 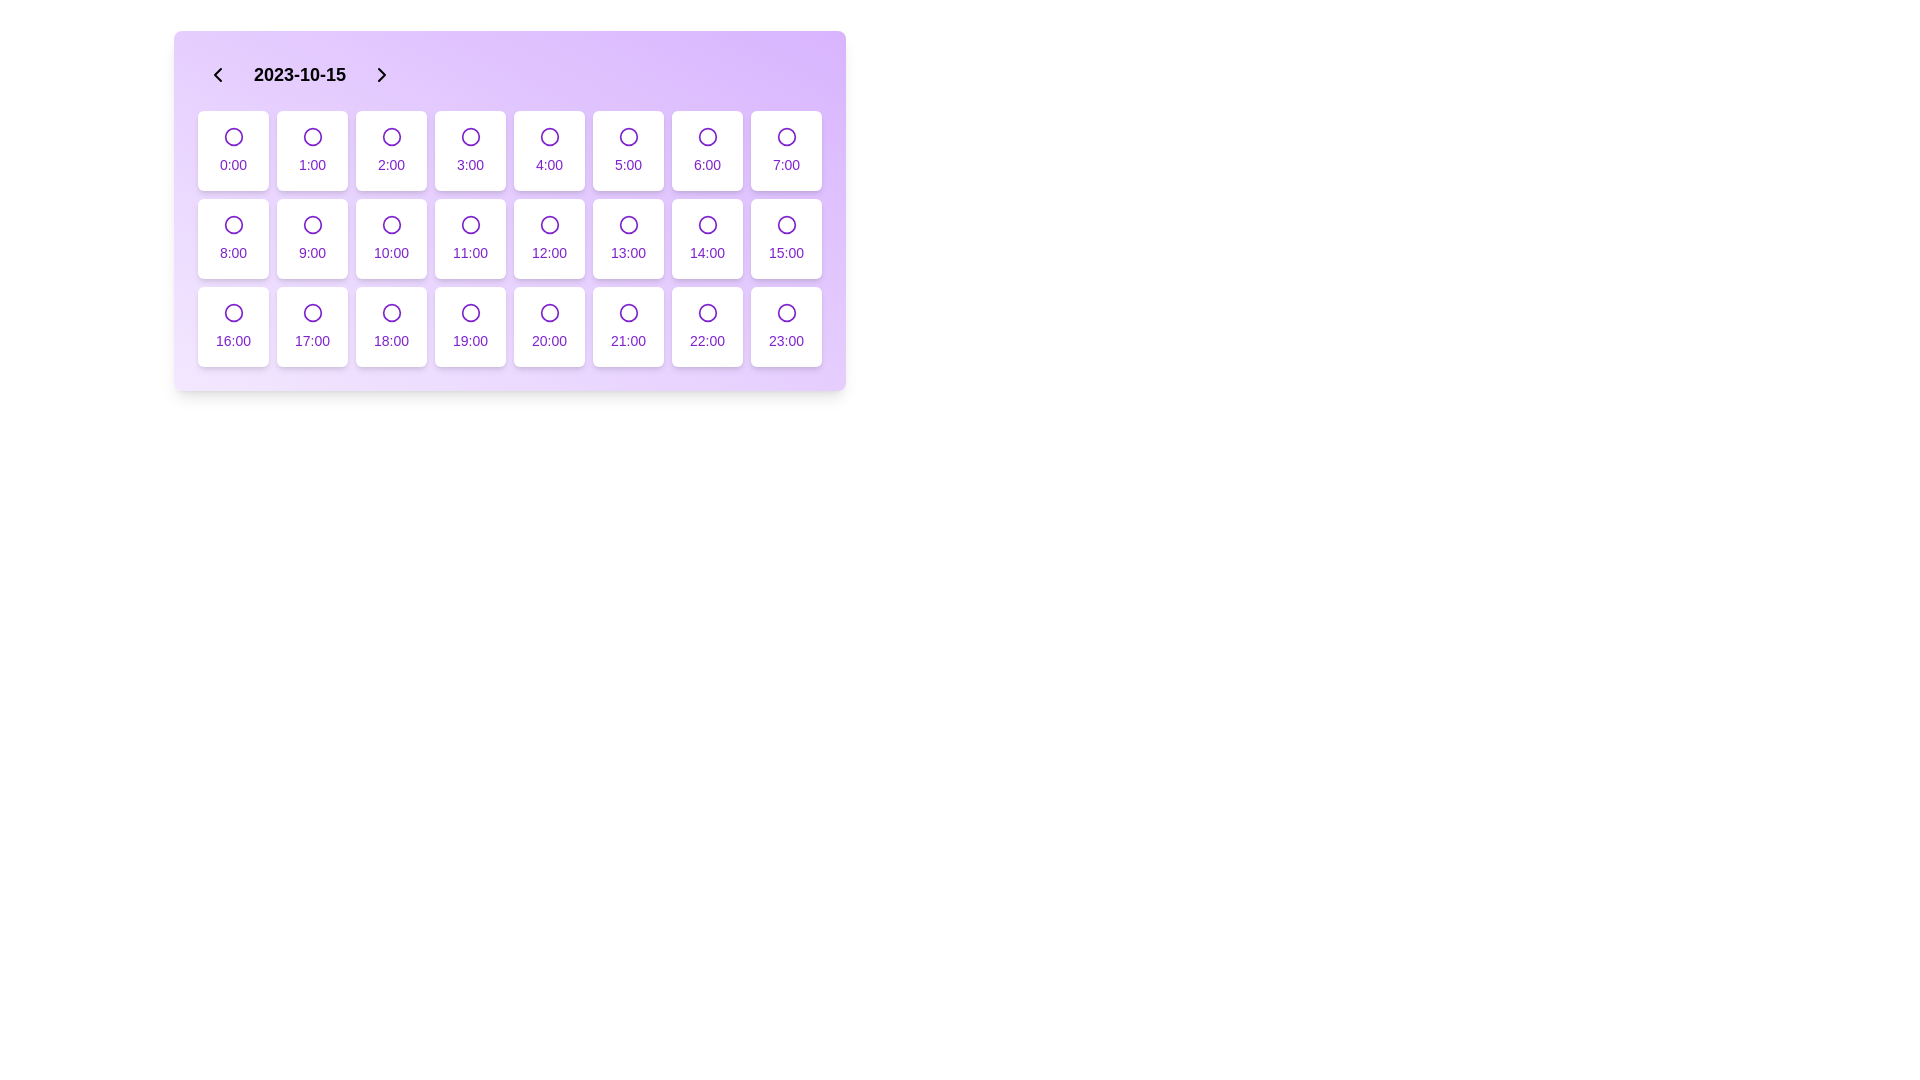 I want to click on the SVG Circle element located at the '11:00' column in the time interval row, which is styled with no fill and resides within a soft purple toned graphical interface, so click(x=469, y=224).